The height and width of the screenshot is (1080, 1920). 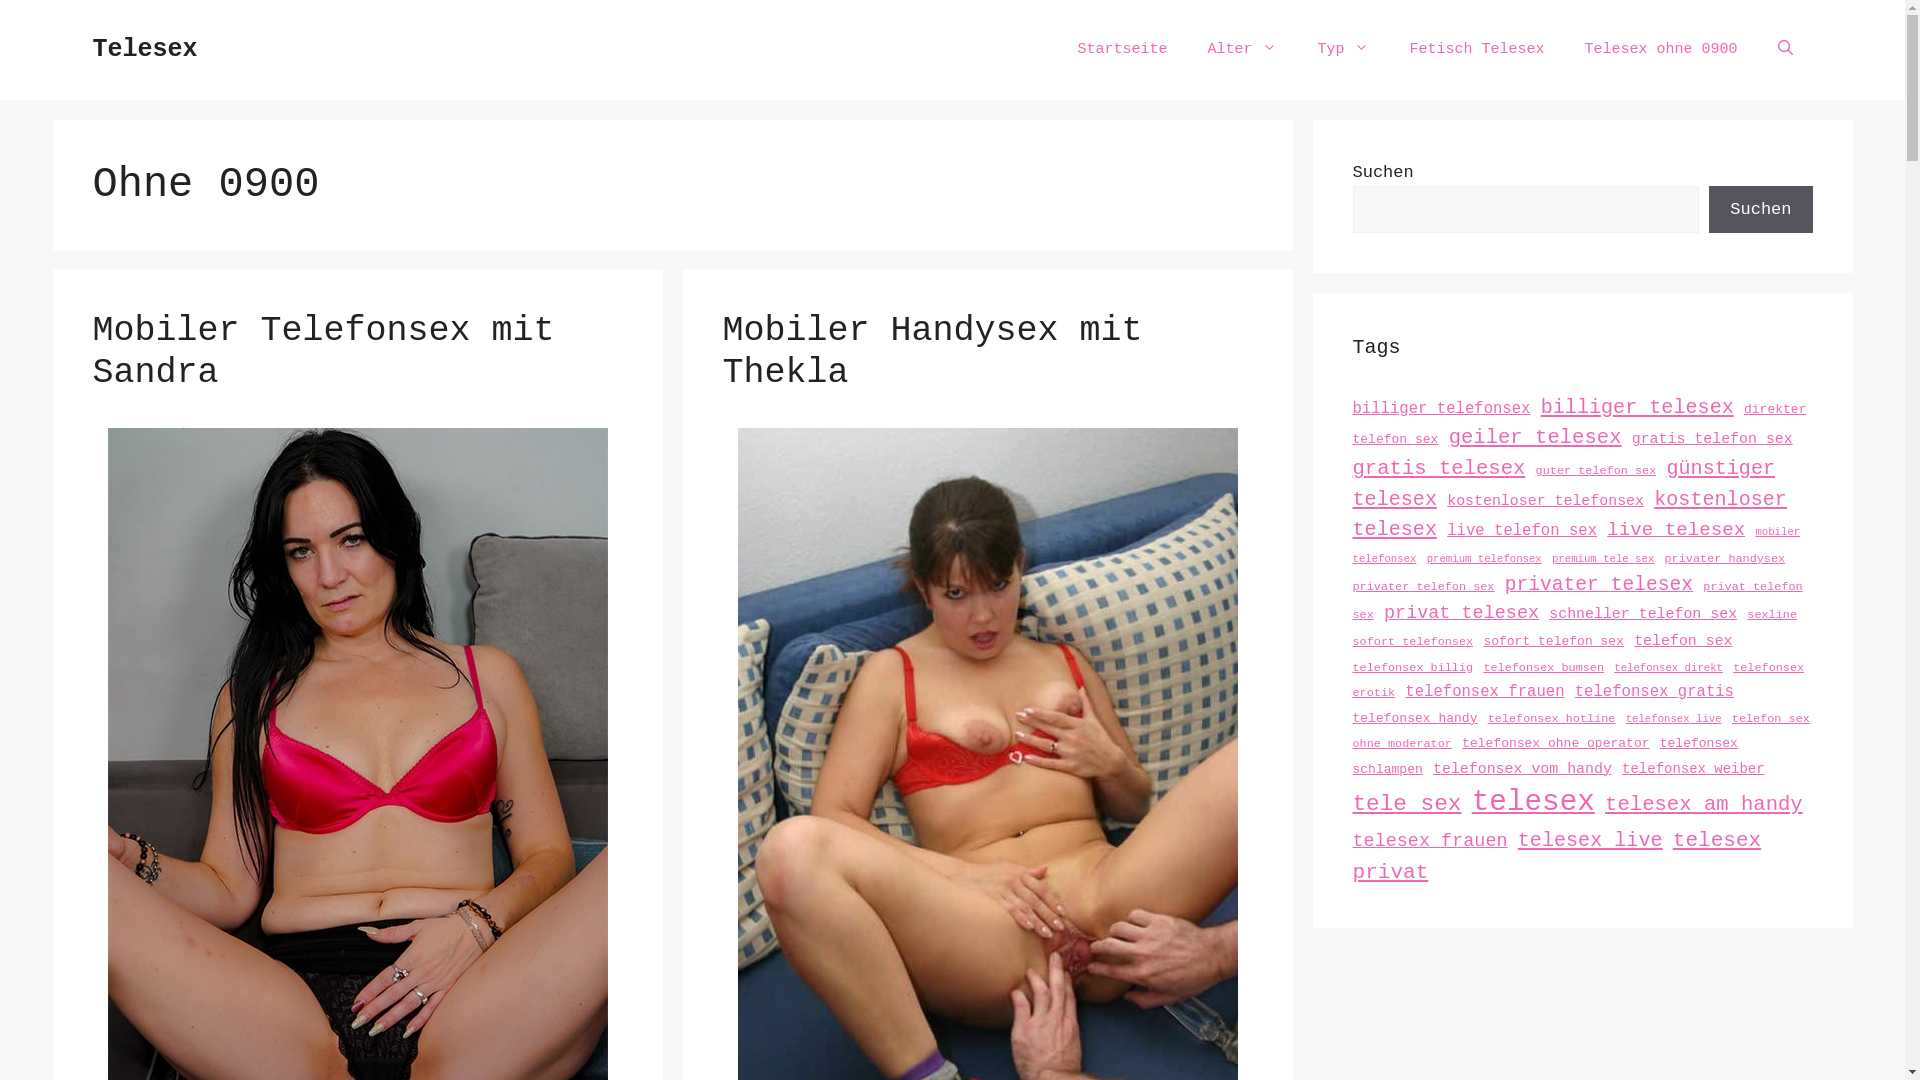 I want to click on 'kostenloser telefonsex', so click(x=1544, y=500).